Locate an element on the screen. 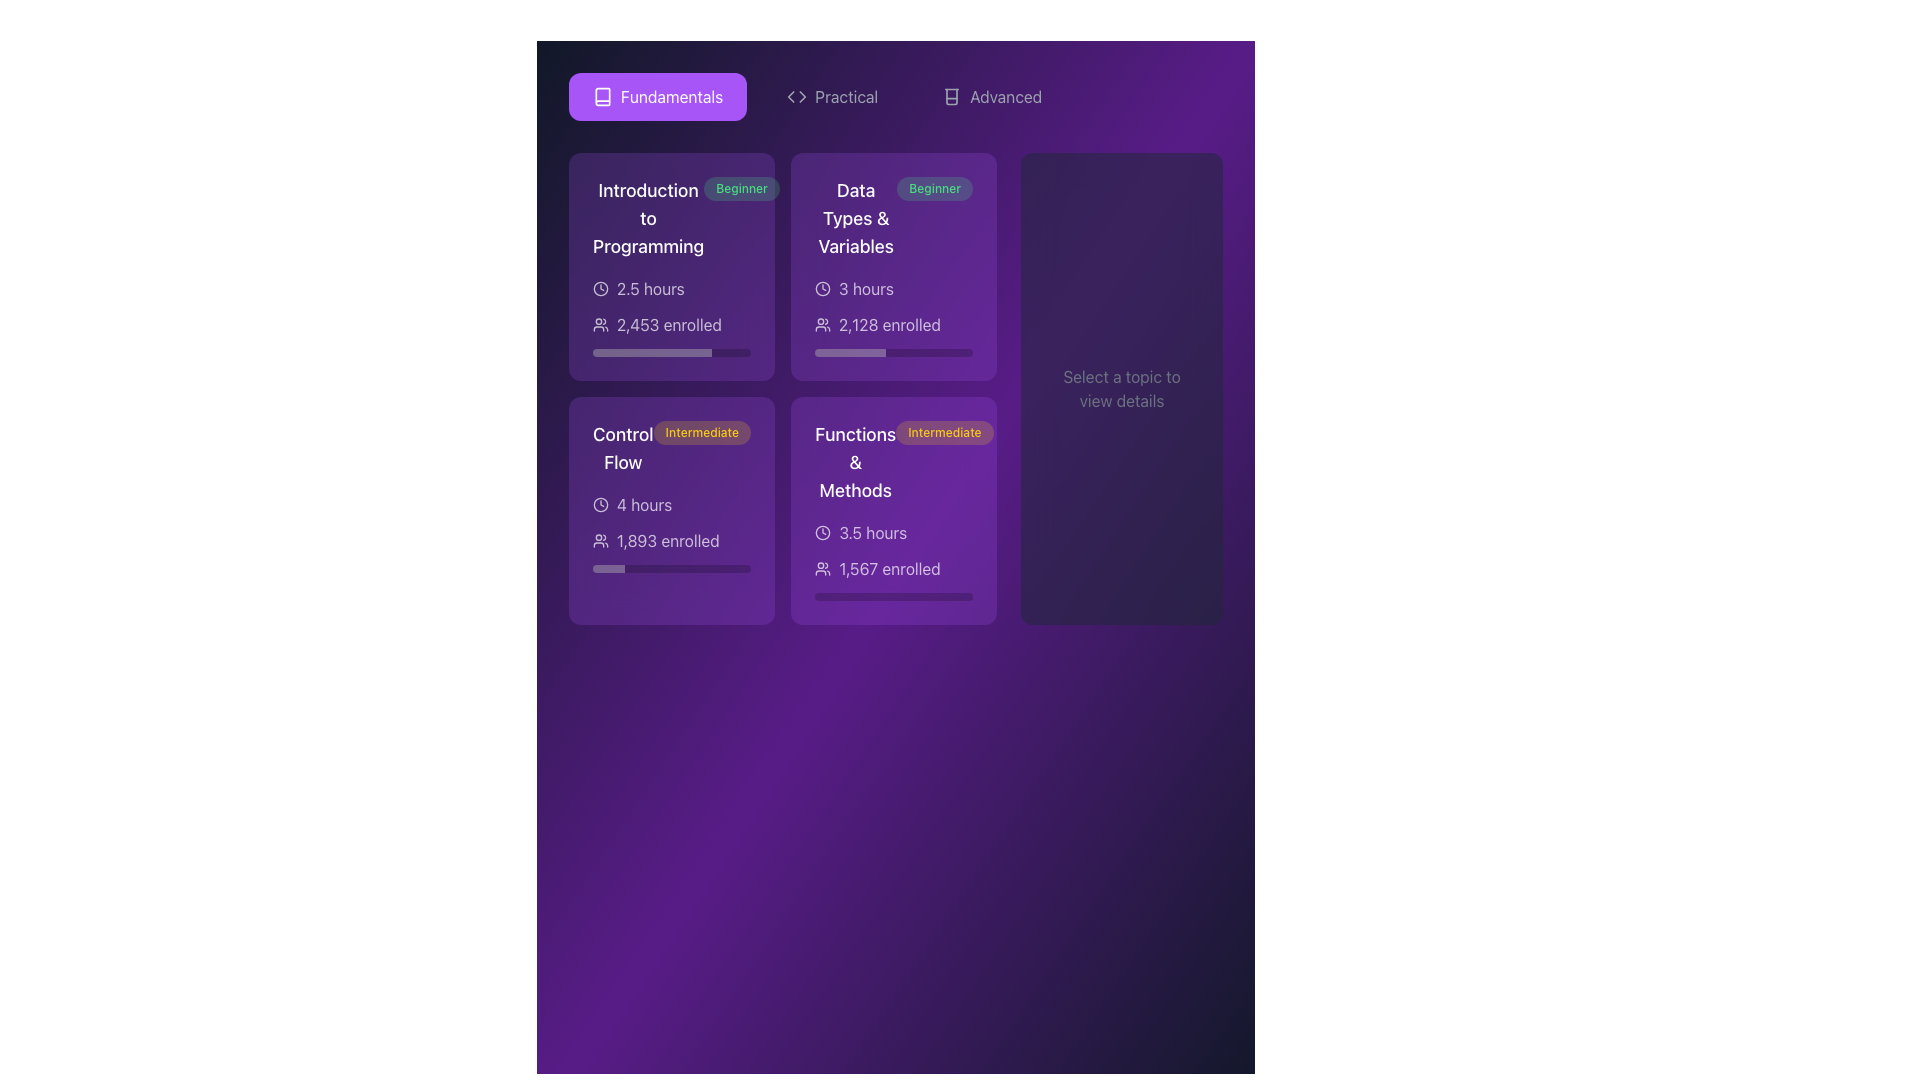  the icon representing a group of people, which is styled with a light purple color and located adjacent to the text '1,567 enrolled' is located at coordinates (822, 569).